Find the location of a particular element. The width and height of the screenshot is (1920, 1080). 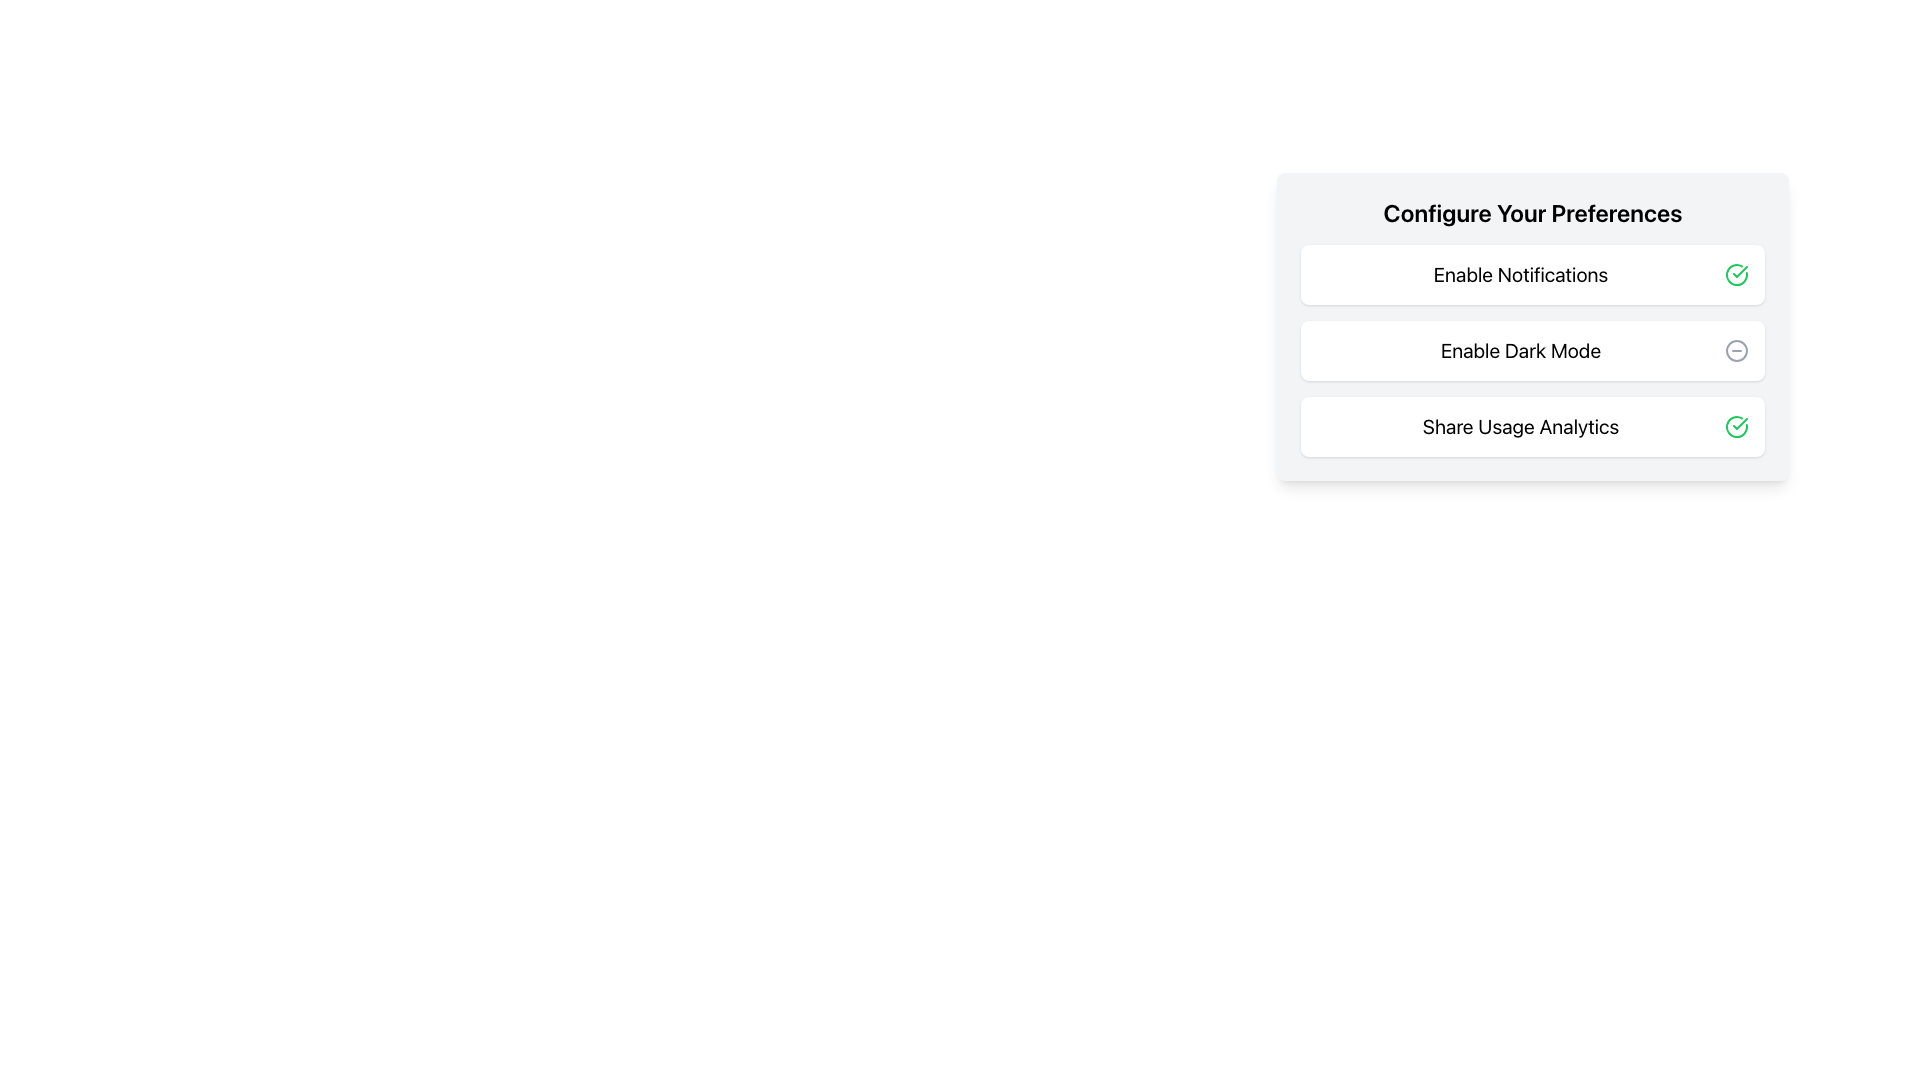

label text for the third option in the 'Configure Your Preferences' menu, which is positioned below 'Enable Dark Mode' and includes a green checkmark icon on the right is located at coordinates (1520, 426).